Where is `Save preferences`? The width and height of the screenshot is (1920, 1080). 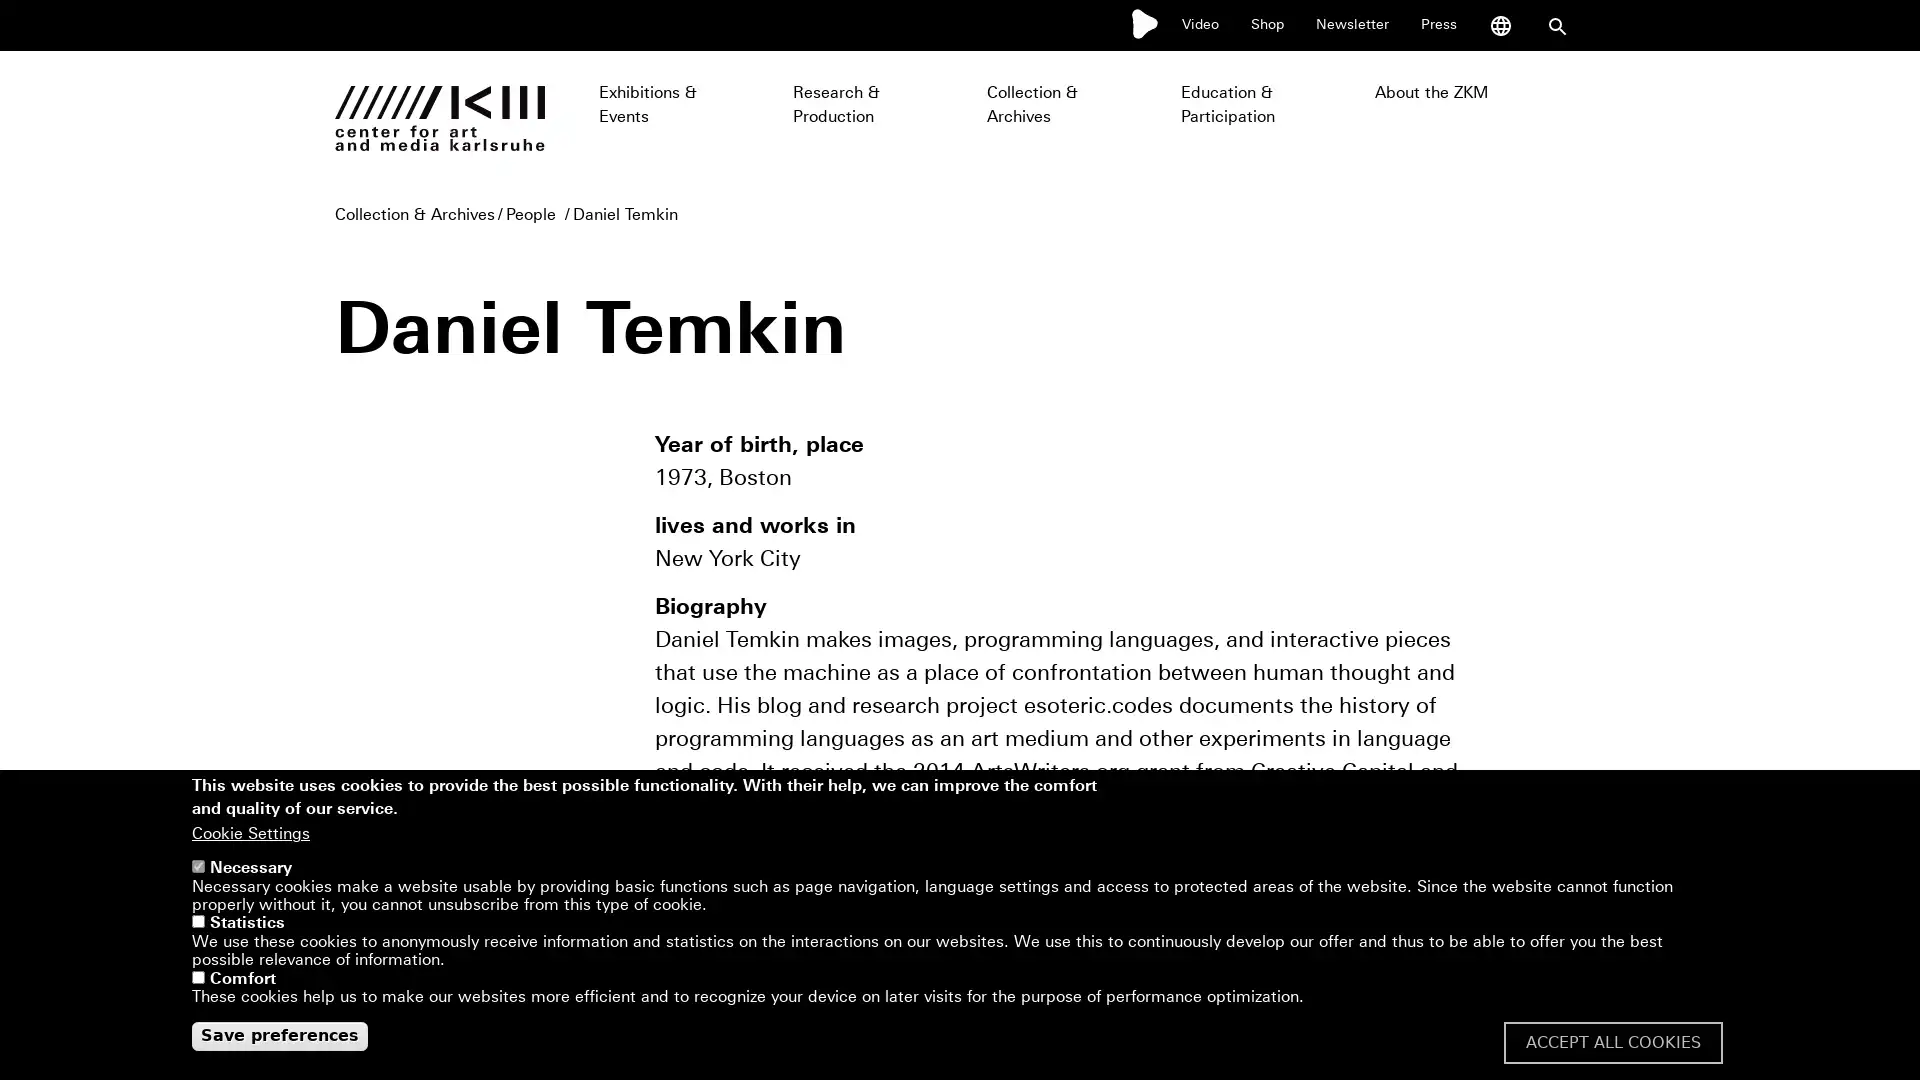
Save preferences is located at coordinates (278, 1035).